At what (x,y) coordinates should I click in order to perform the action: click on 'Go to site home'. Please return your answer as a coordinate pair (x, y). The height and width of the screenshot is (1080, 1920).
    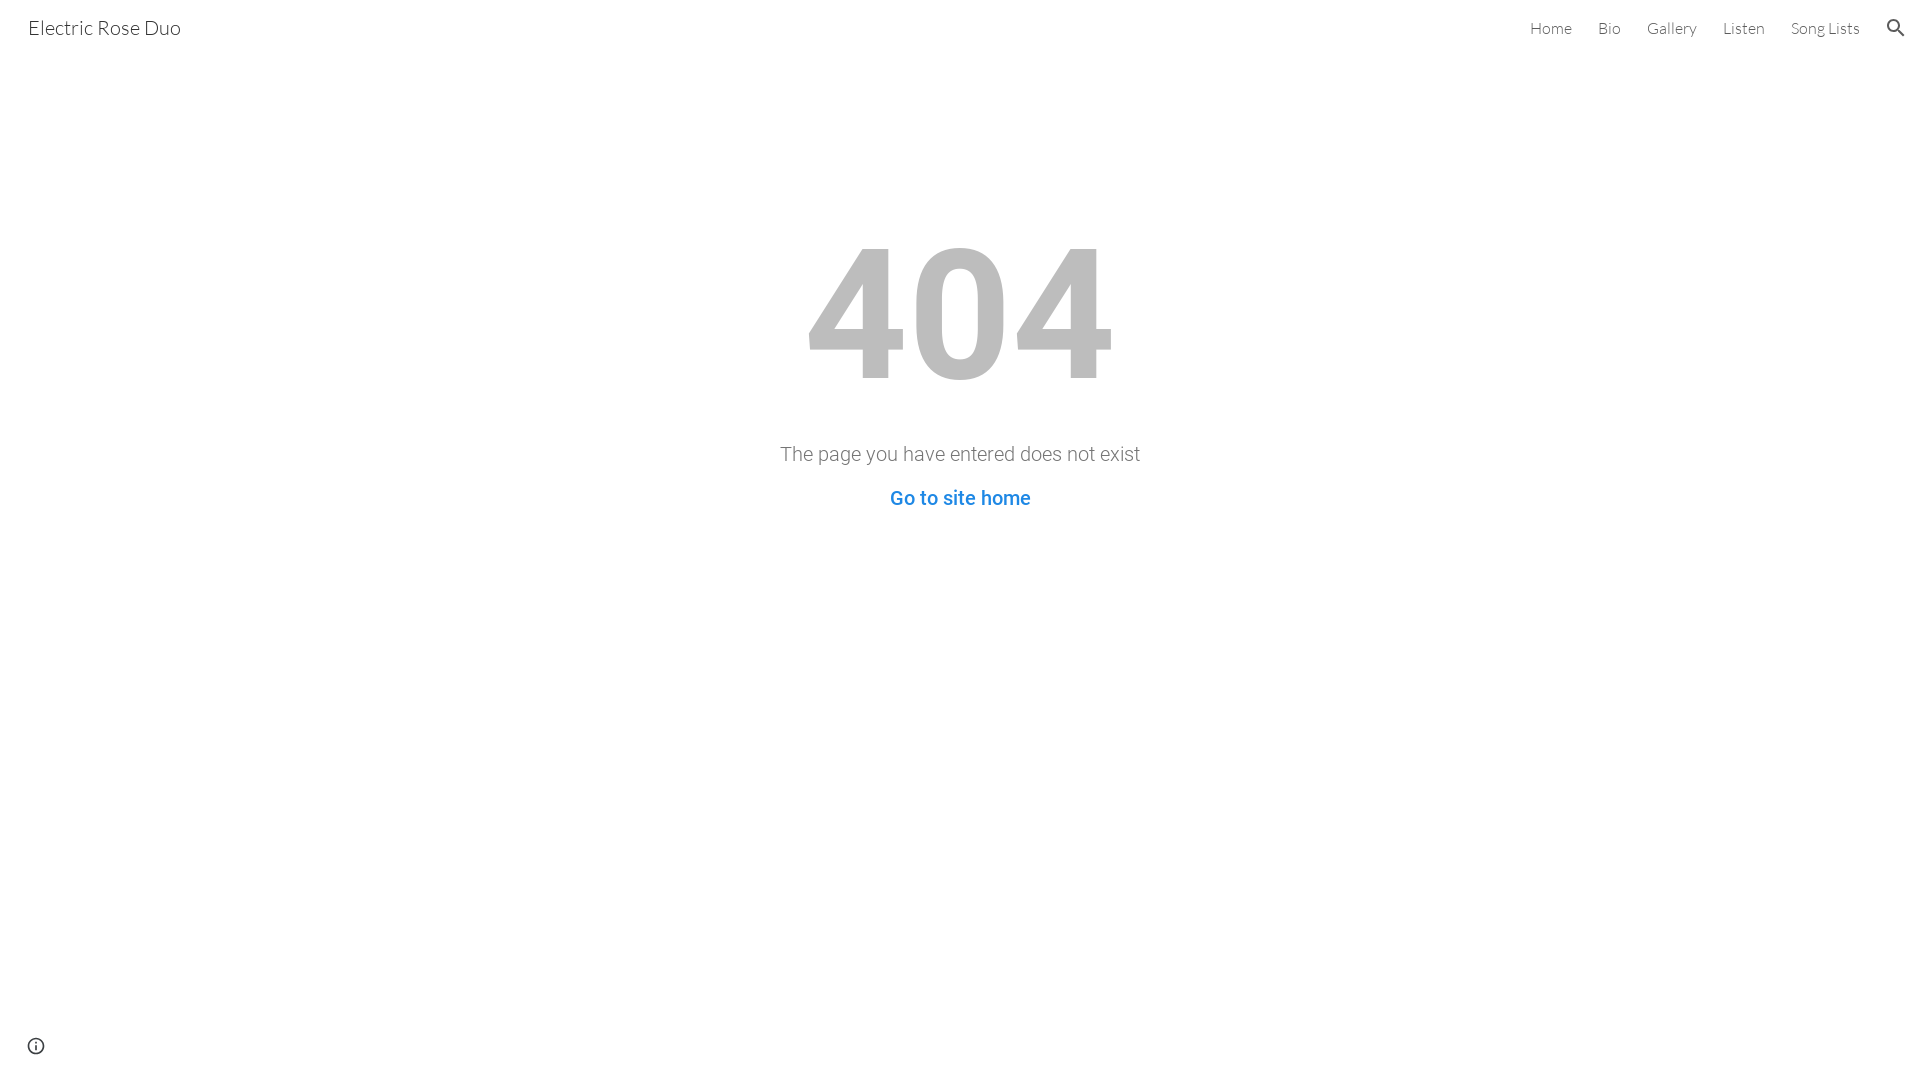
    Looking at the image, I should click on (960, 496).